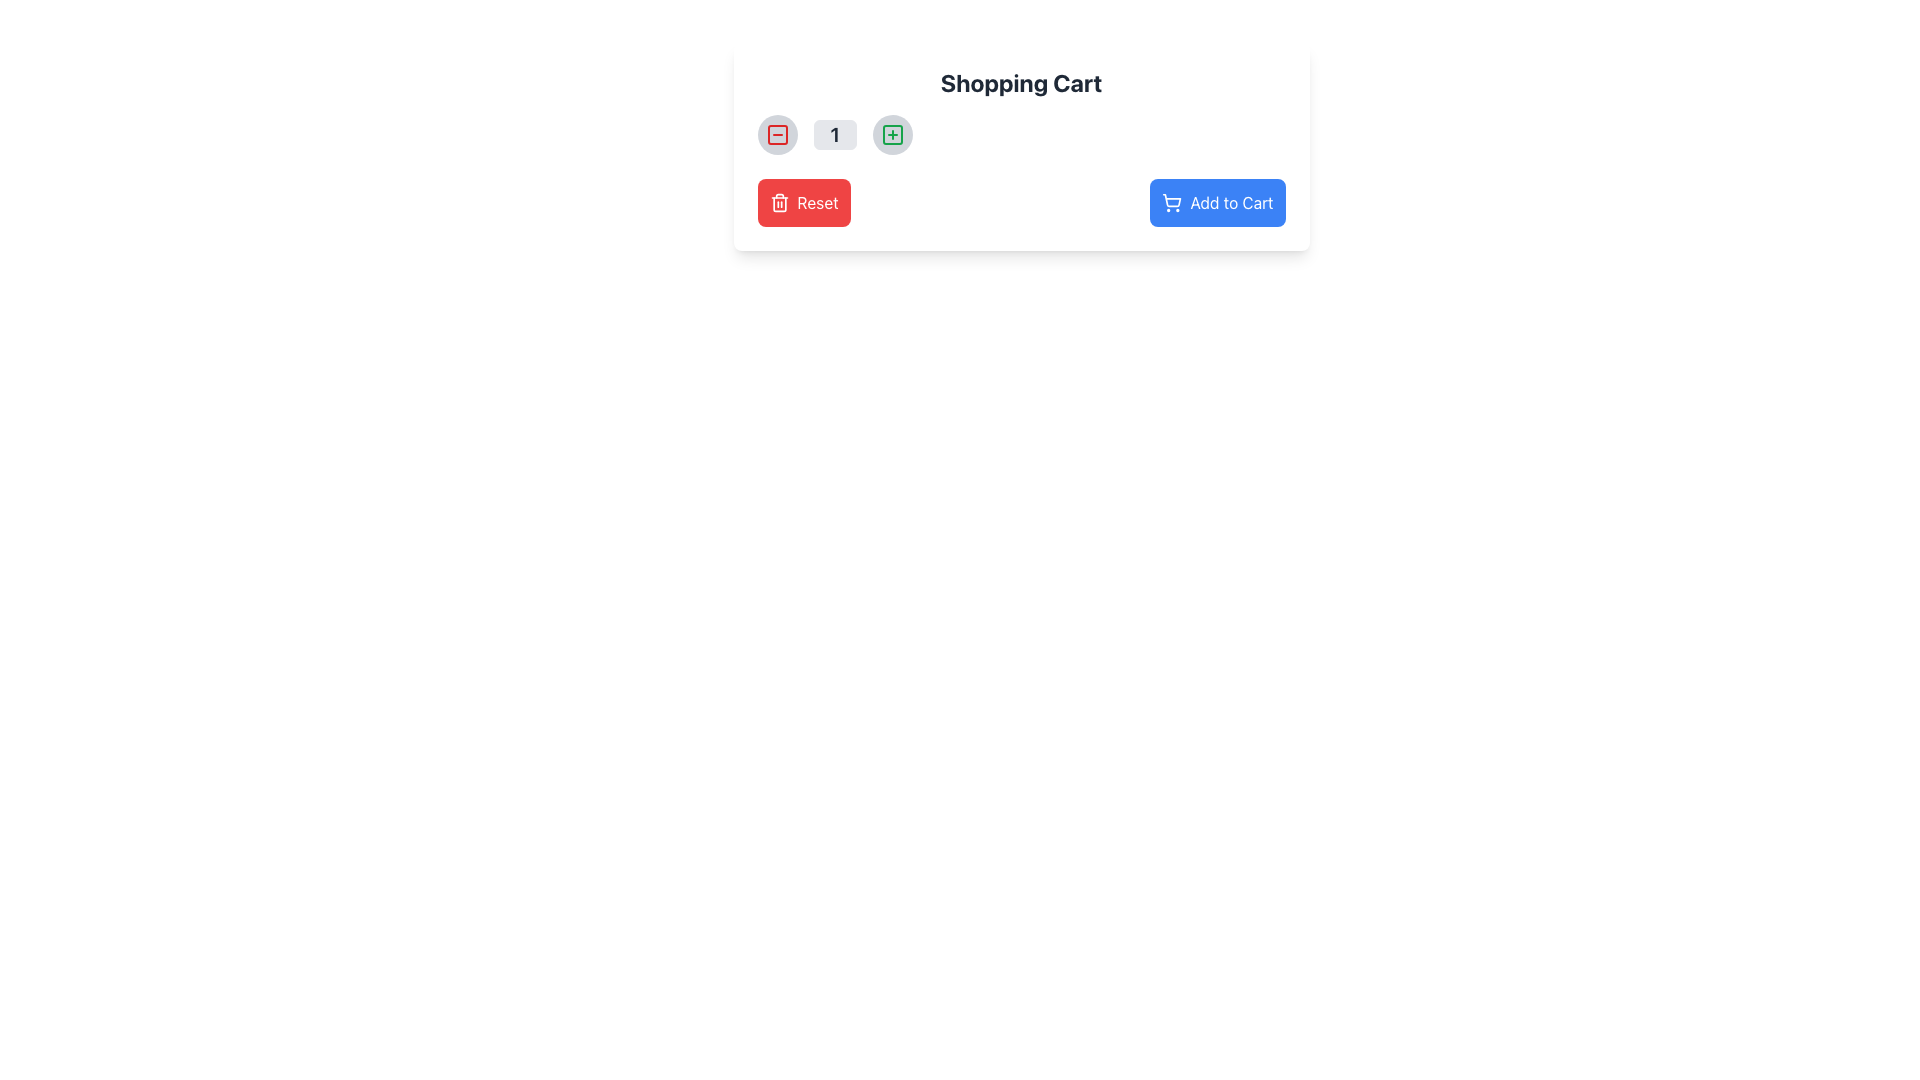 The height and width of the screenshot is (1080, 1920). Describe the element at coordinates (776, 135) in the screenshot. I see `the decrement button located at the top left of the 'Shopping Cart' section to reduce the count of a related value or item` at that location.